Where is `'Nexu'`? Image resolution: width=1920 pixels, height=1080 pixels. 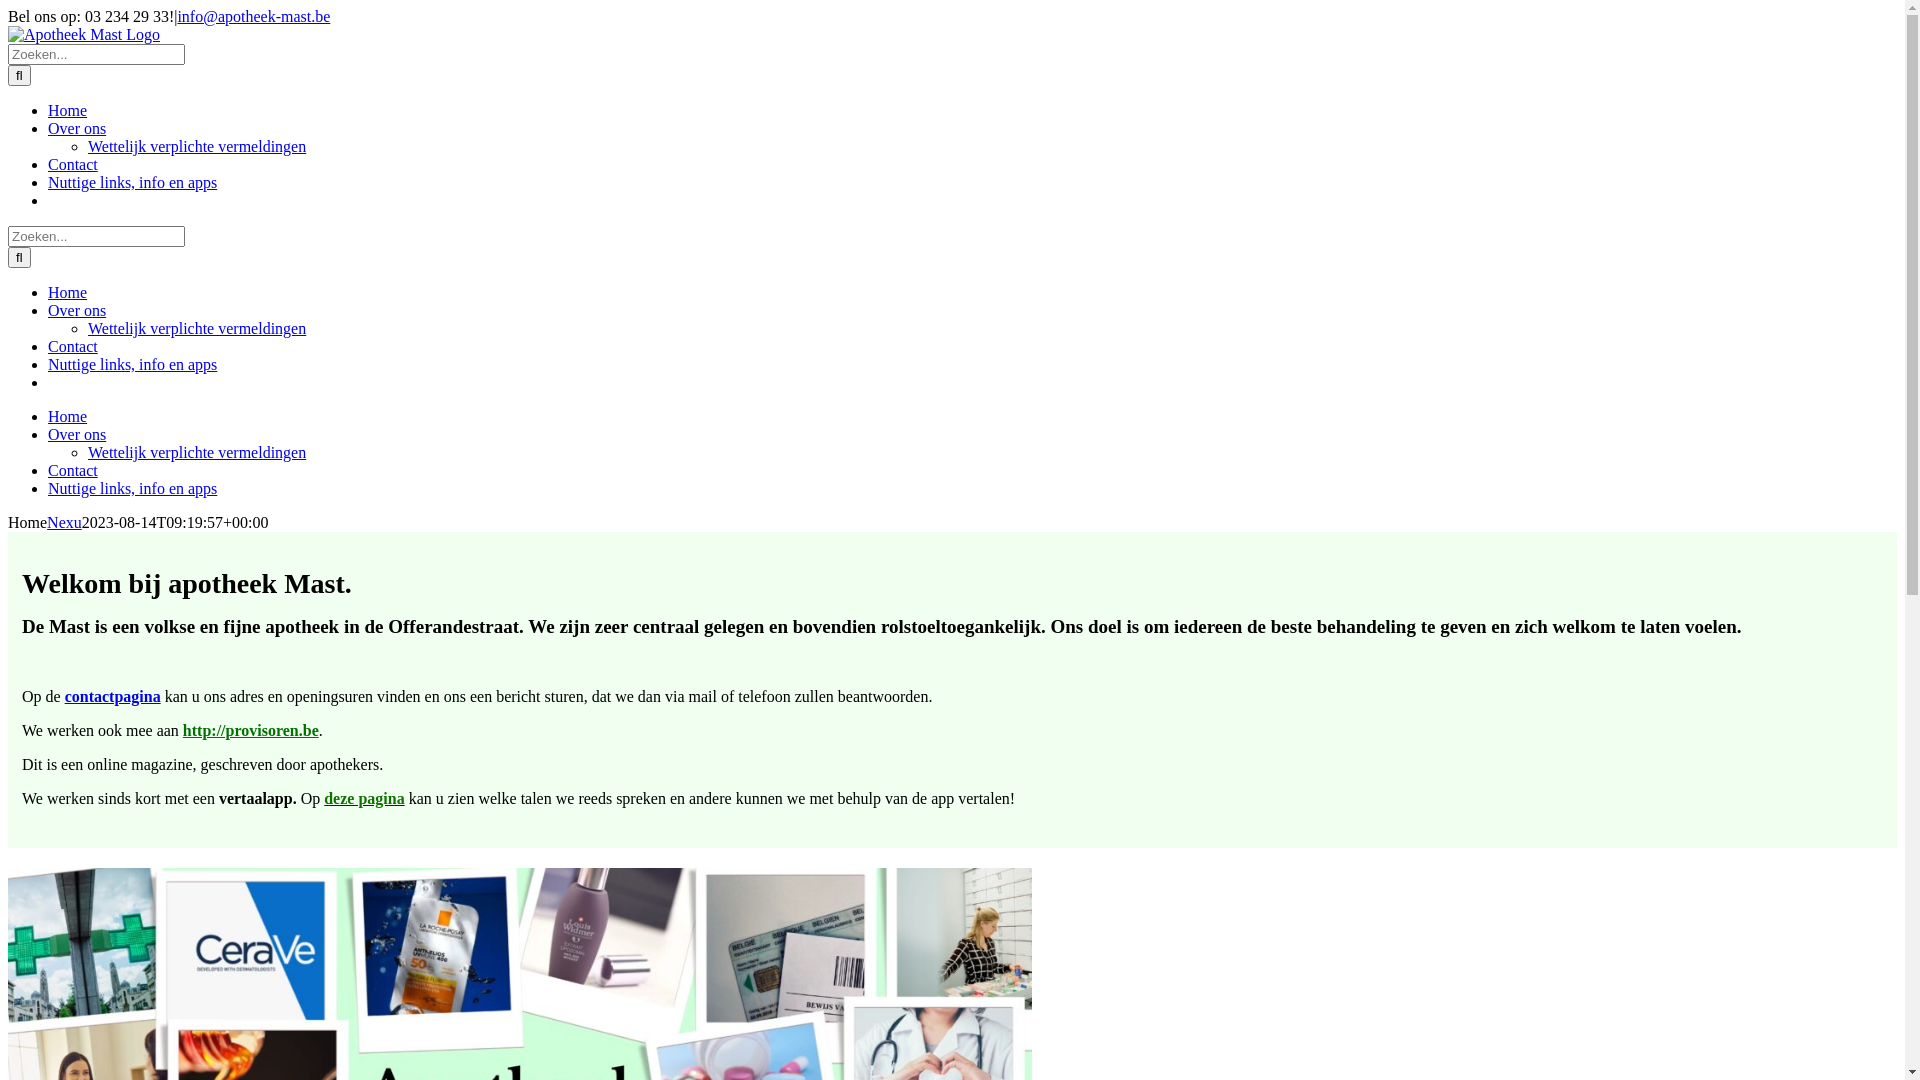 'Nexu' is located at coordinates (64, 521).